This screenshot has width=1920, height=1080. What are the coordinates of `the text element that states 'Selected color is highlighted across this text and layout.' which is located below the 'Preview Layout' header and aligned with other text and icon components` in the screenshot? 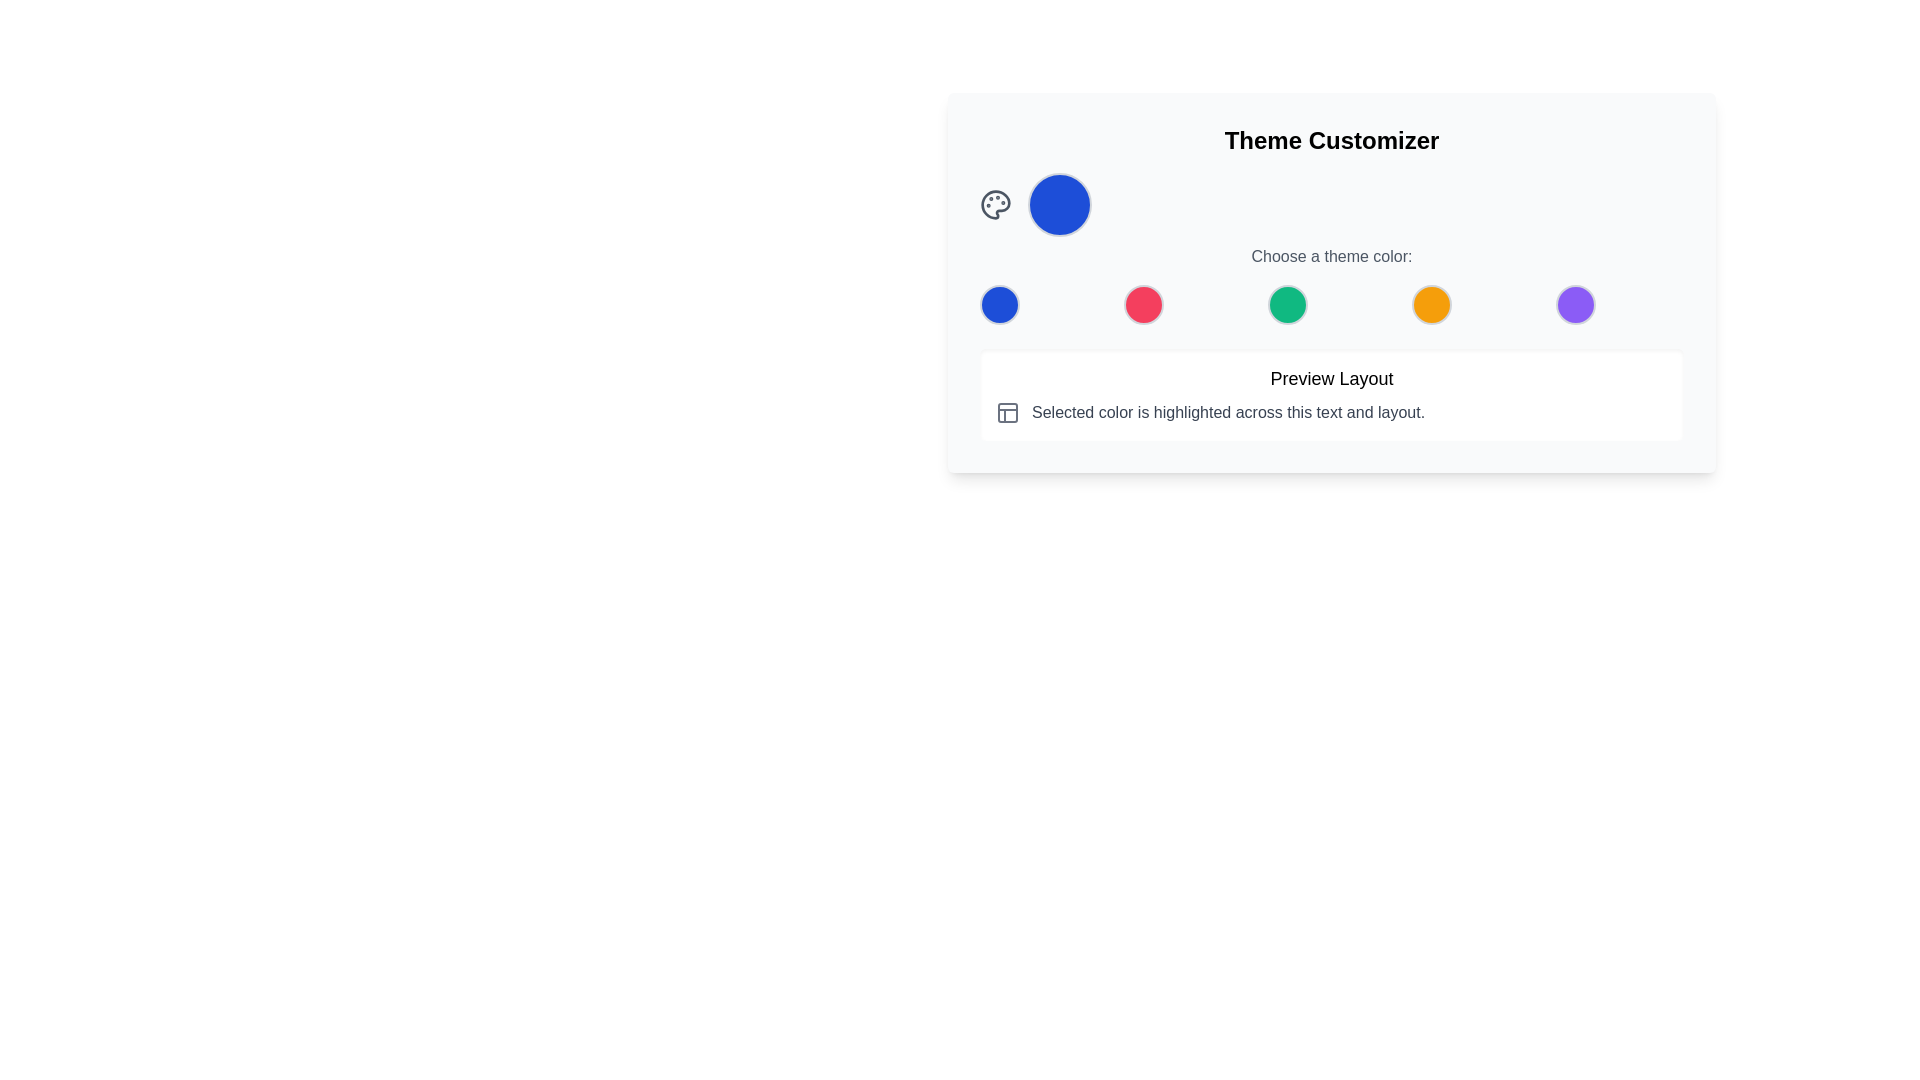 It's located at (1331, 411).